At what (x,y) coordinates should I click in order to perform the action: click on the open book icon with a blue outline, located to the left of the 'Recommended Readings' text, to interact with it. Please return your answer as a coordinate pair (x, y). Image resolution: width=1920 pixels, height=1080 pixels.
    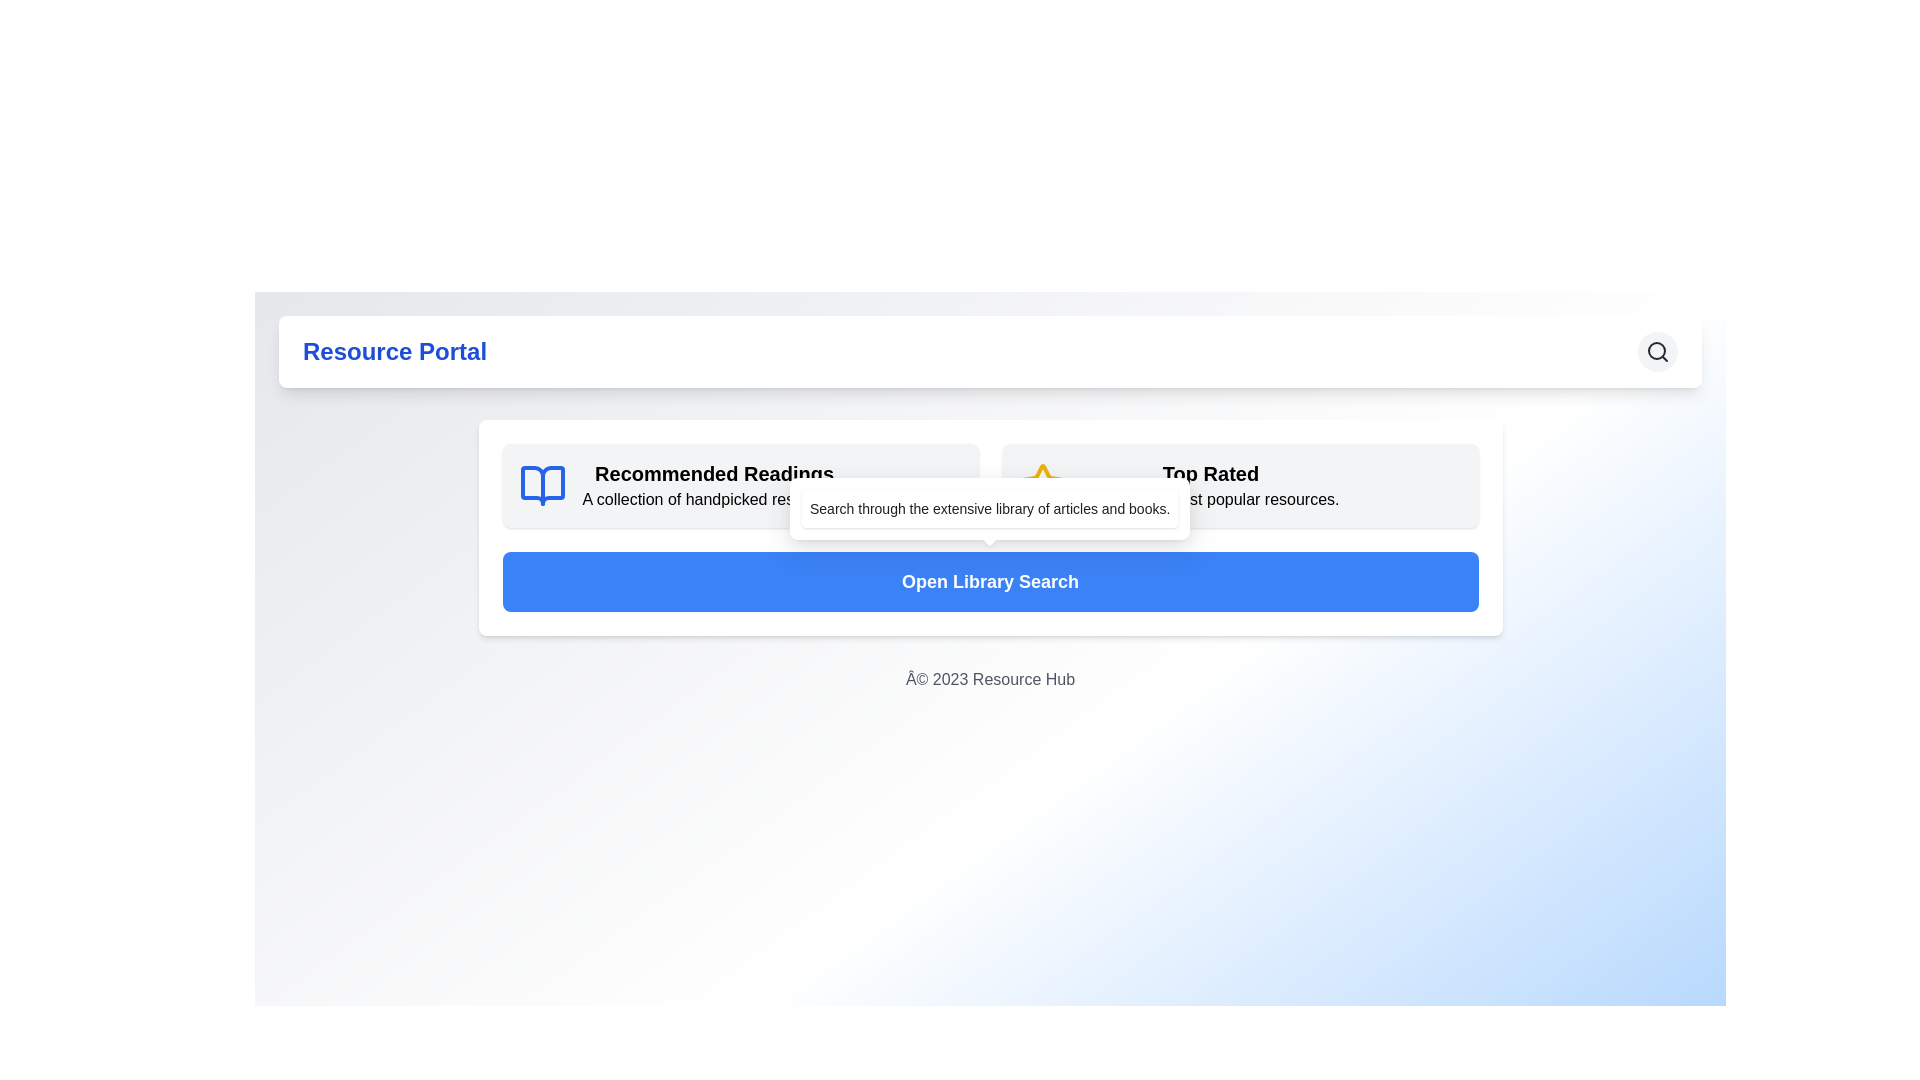
    Looking at the image, I should click on (542, 486).